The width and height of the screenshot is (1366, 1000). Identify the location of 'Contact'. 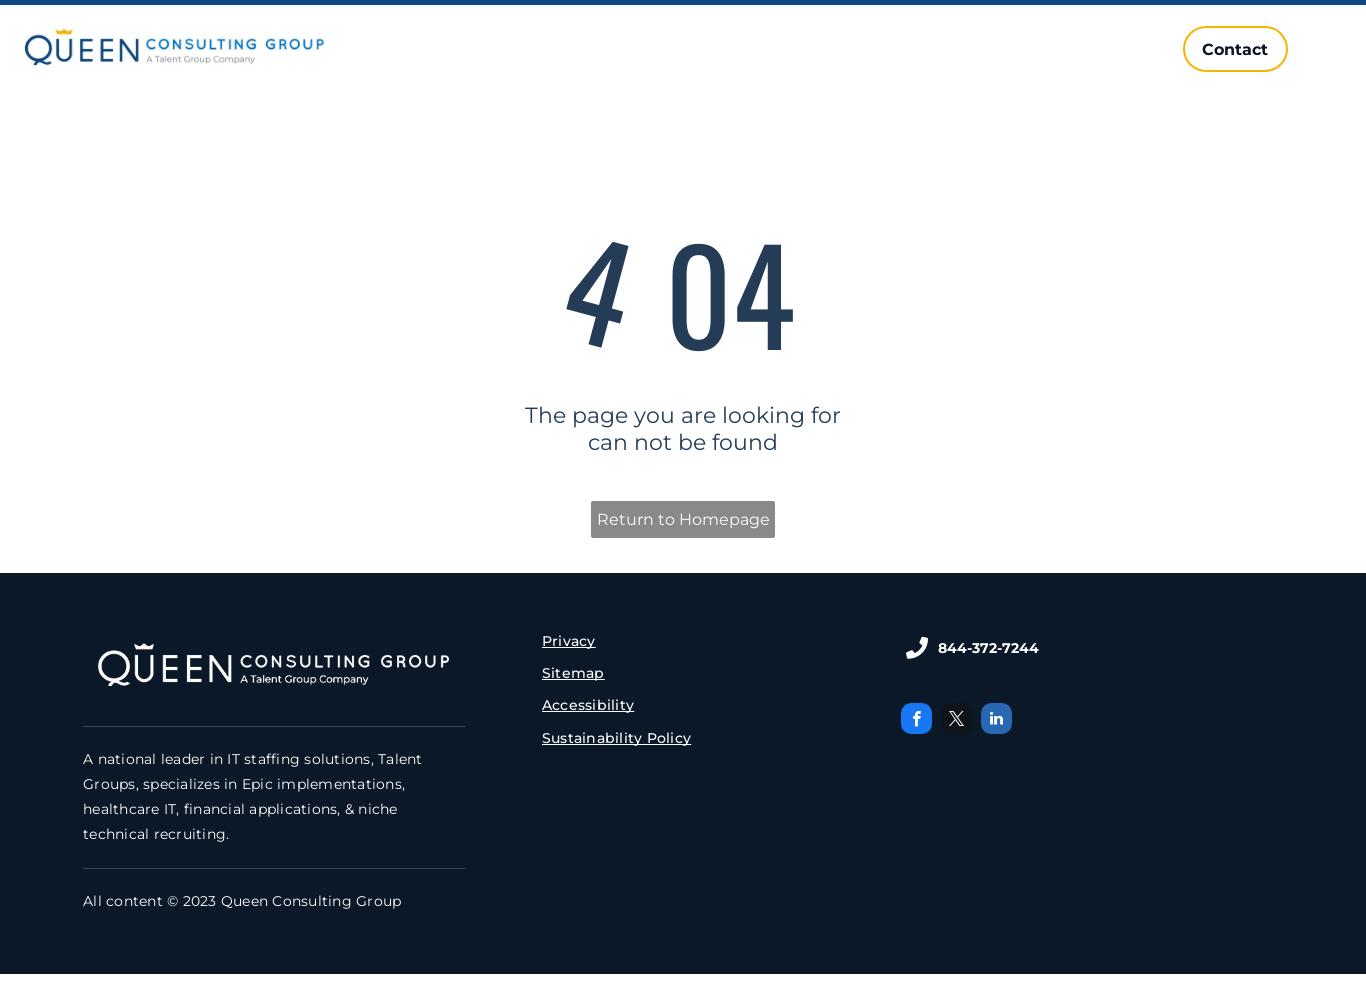
(1235, 48).